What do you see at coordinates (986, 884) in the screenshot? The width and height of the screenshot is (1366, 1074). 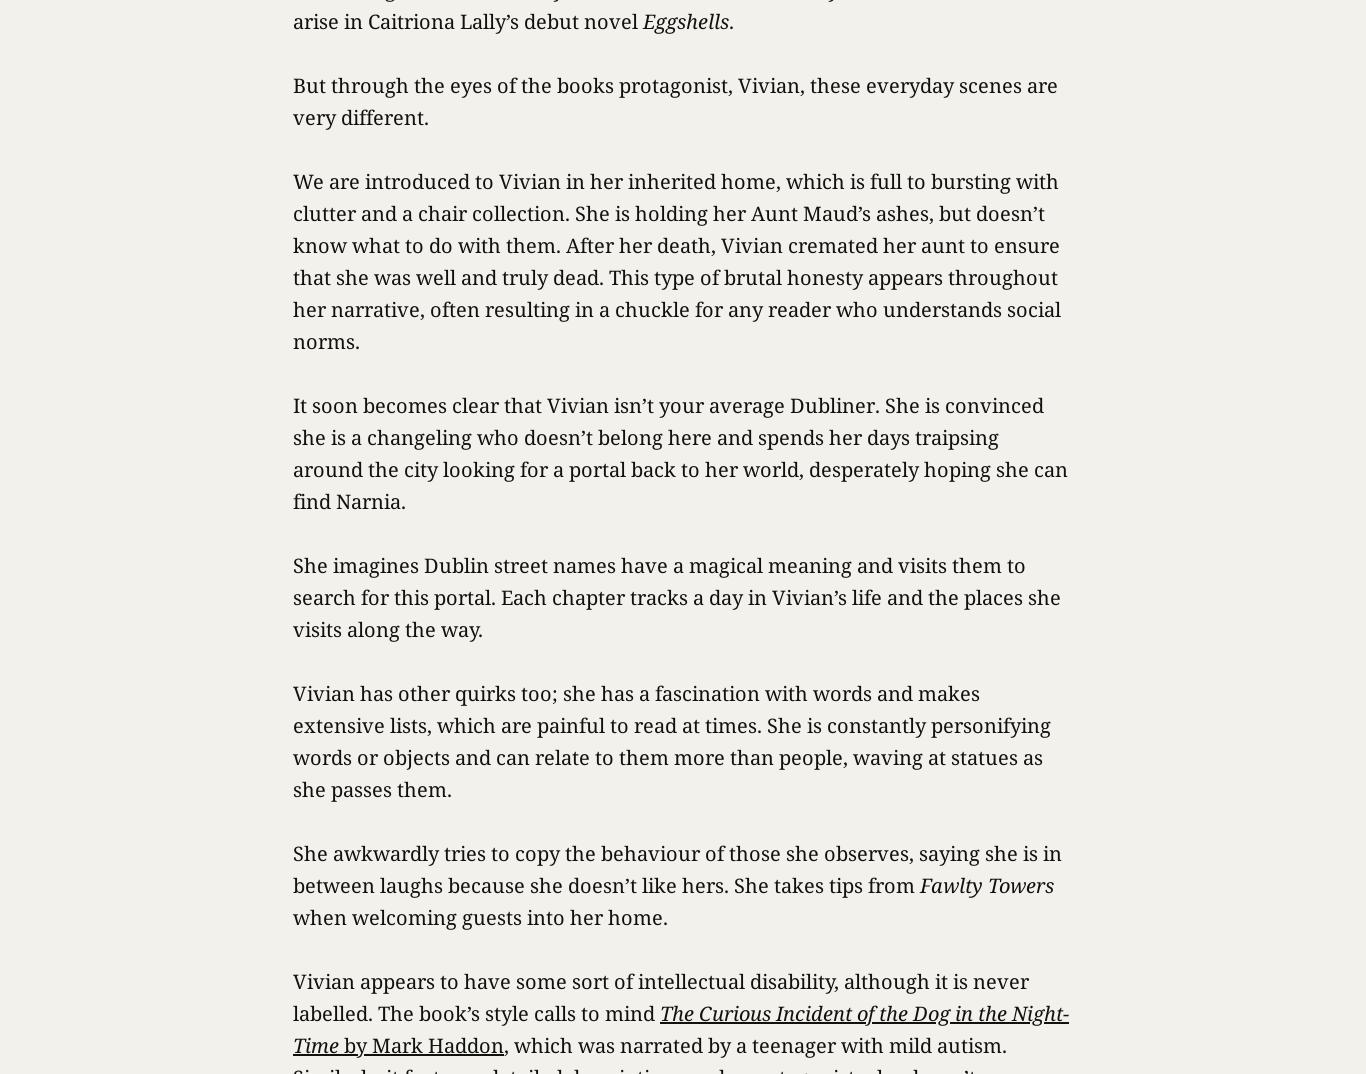 I see `'Fawlty Towers'` at bounding box center [986, 884].